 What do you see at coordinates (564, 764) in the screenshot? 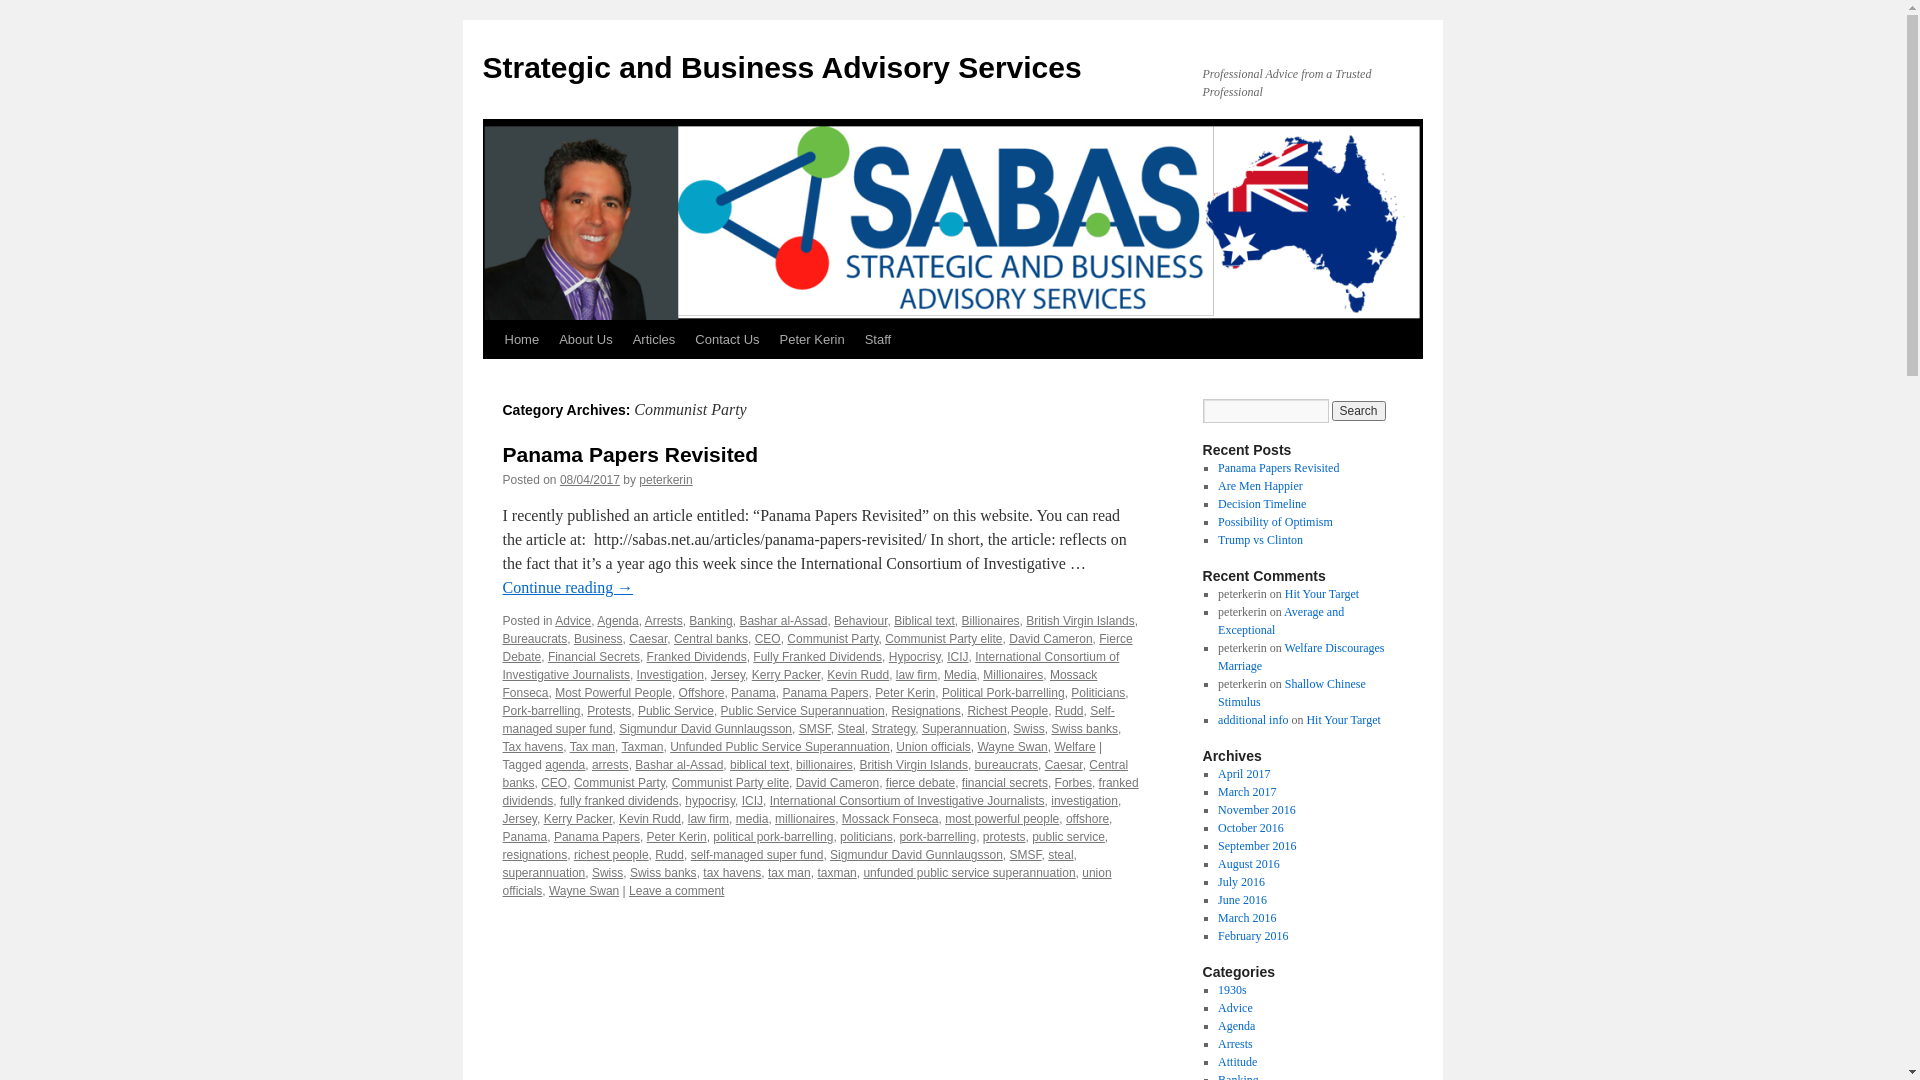
I see `'agenda'` at bounding box center [564, 764].